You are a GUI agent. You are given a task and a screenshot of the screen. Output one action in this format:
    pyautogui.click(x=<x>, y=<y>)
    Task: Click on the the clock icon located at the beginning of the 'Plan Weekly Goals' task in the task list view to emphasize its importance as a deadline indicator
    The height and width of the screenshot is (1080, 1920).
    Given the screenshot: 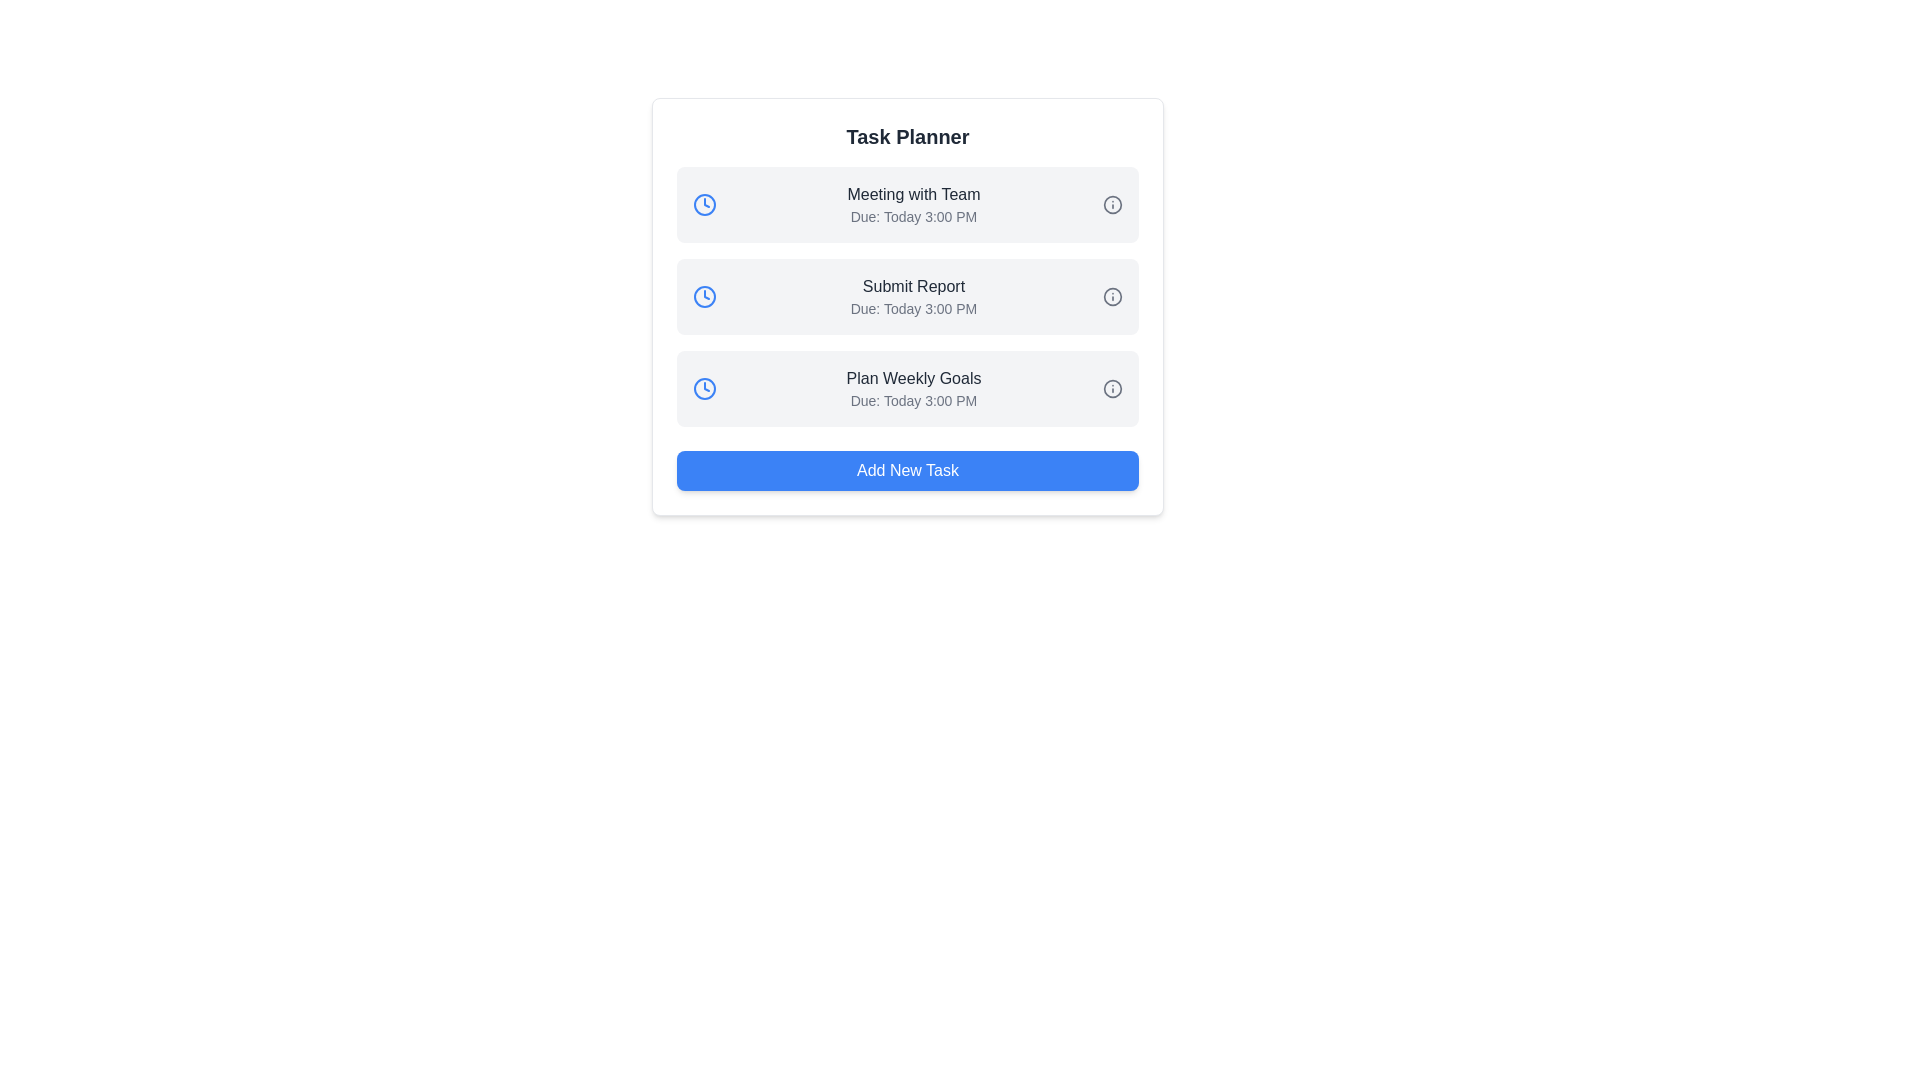 What is the action you would take?
    pyautogui.click(x=705, y=389)
    